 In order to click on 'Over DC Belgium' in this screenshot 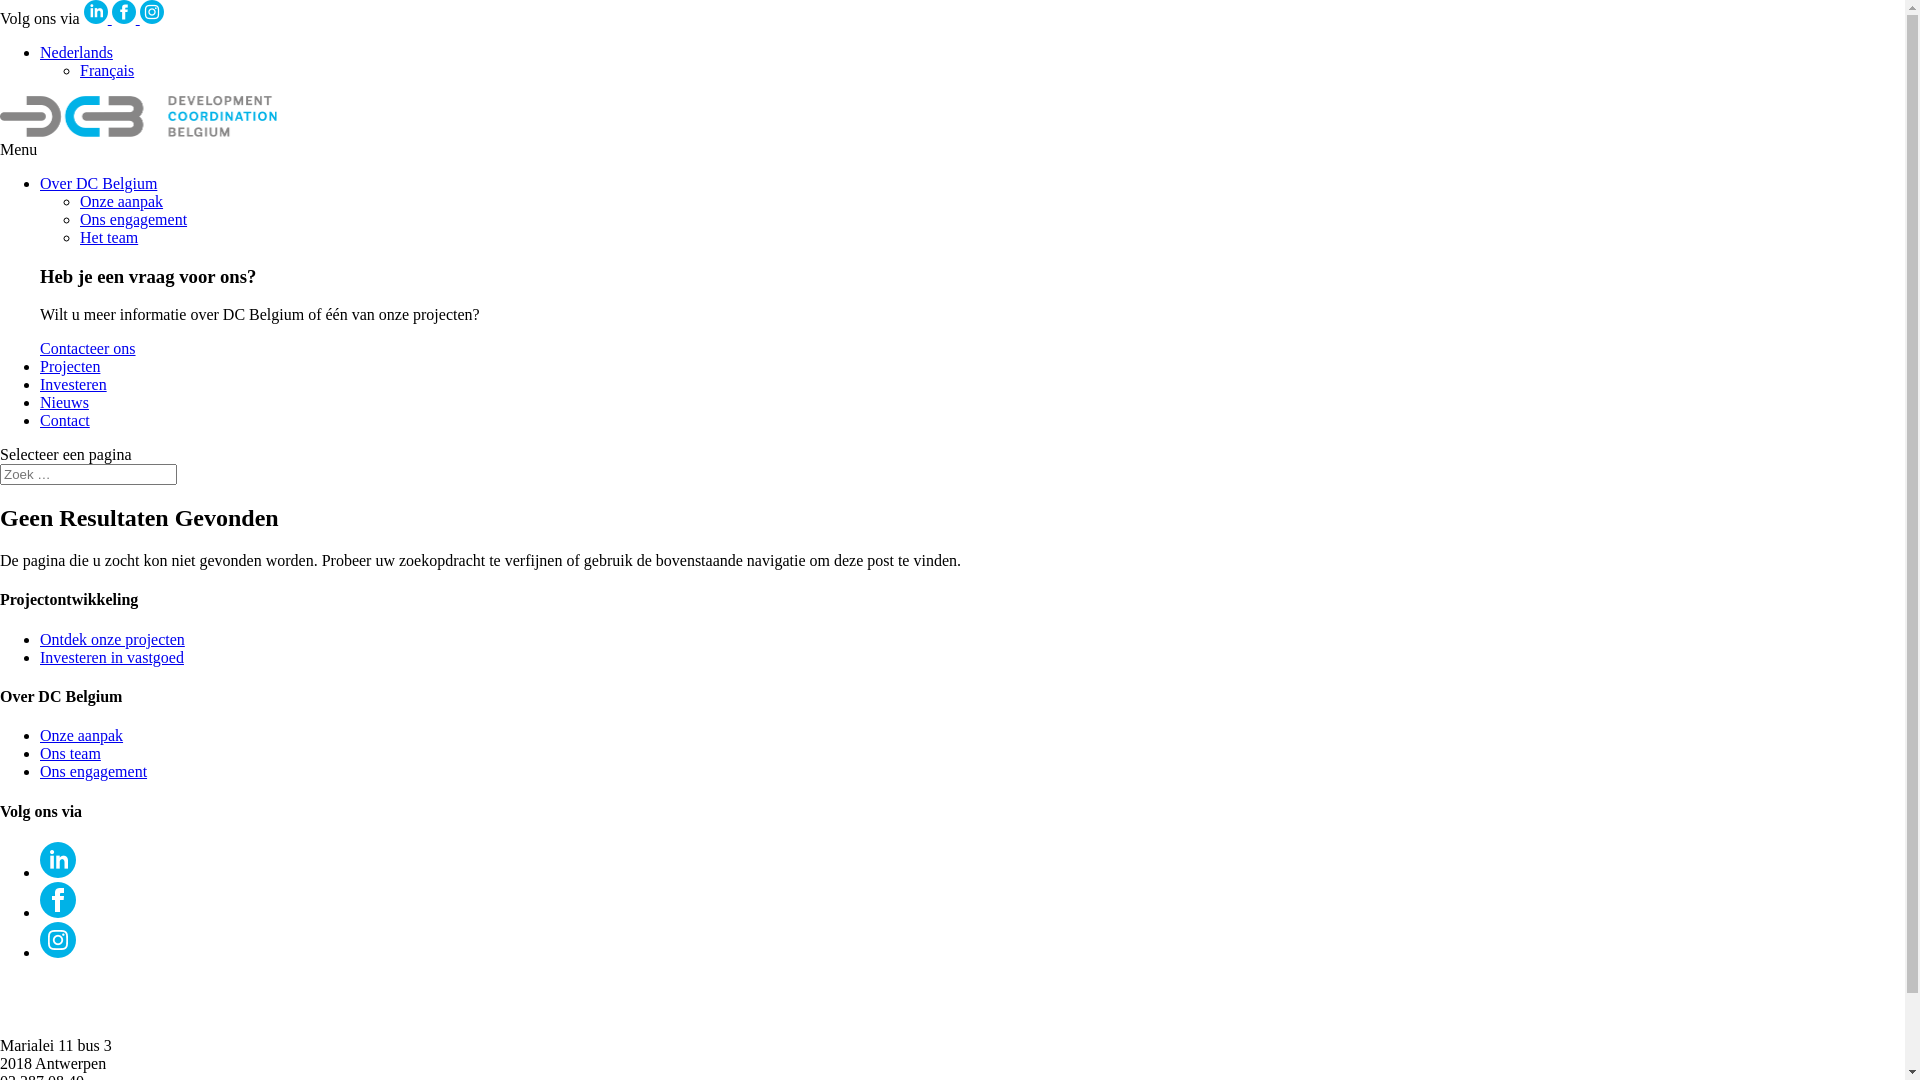, I will do `click(97, 183)`.